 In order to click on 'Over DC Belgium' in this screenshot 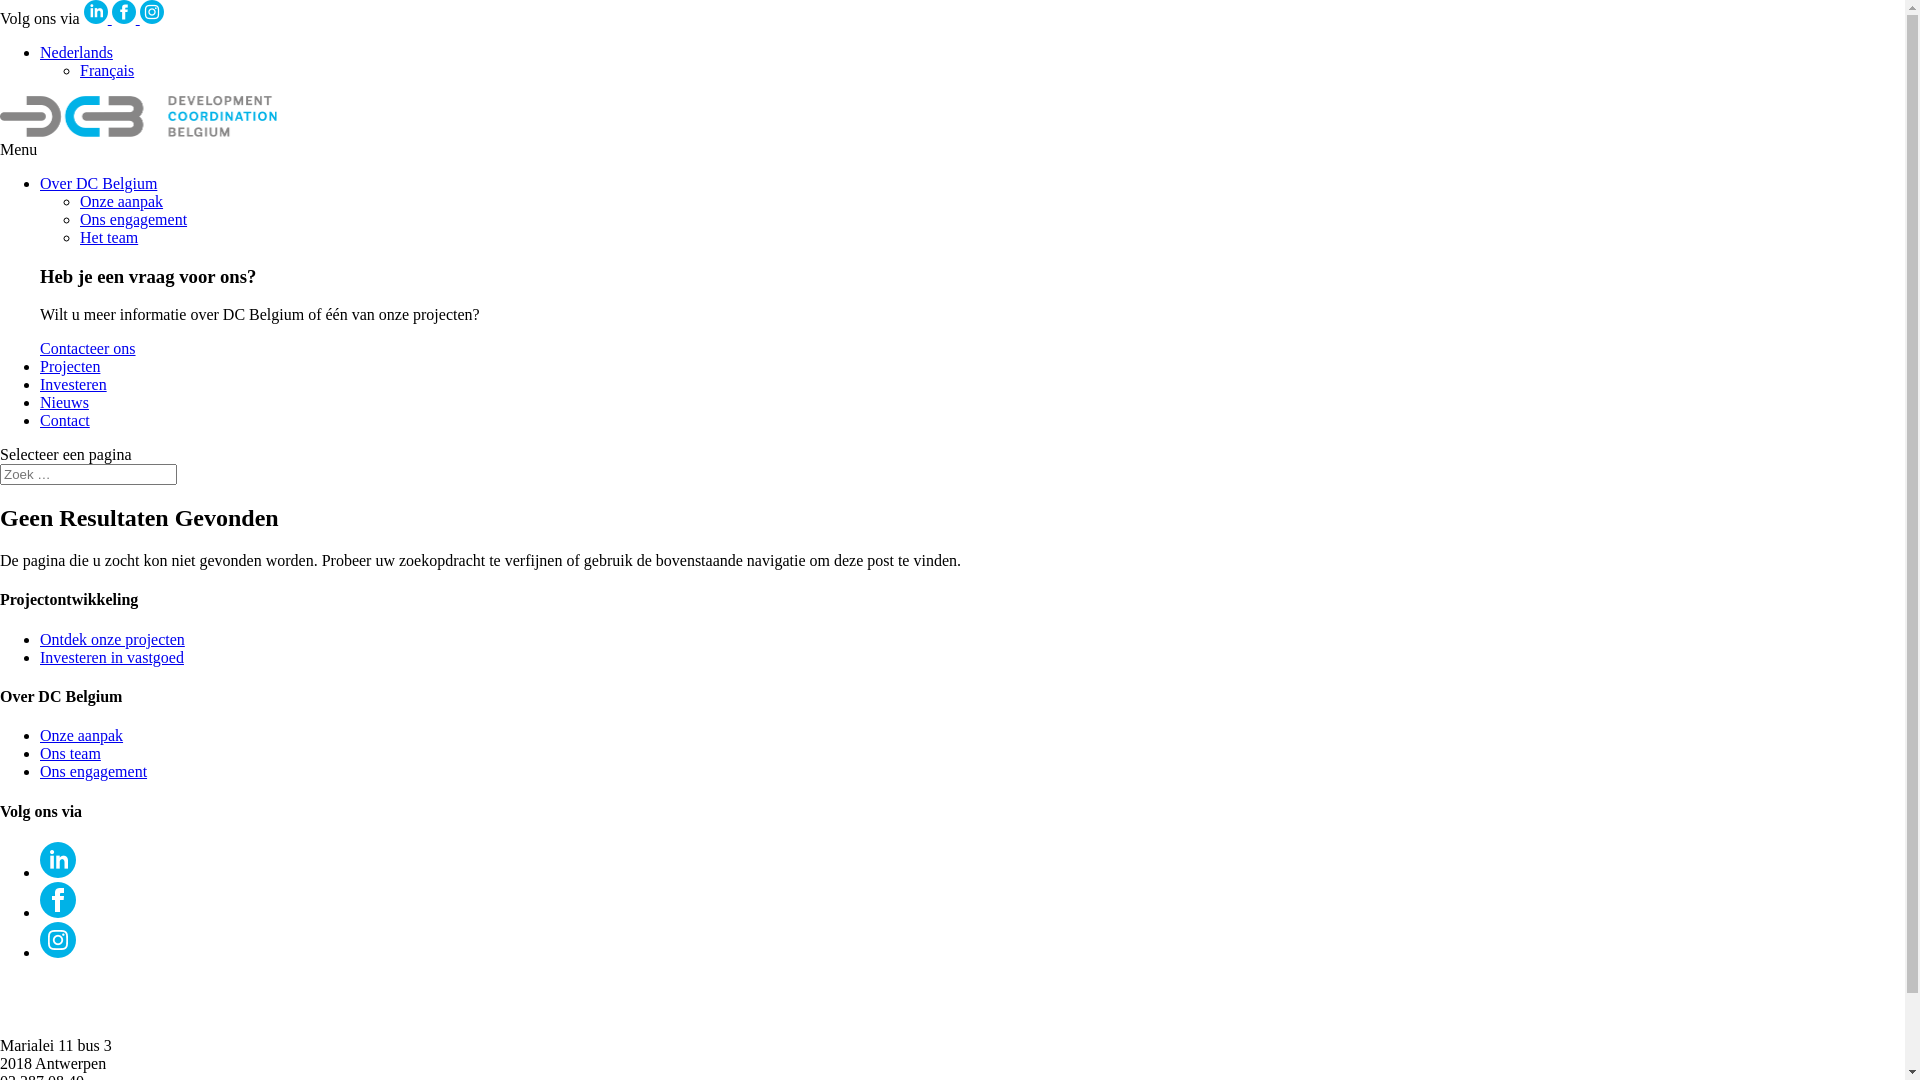, I will do `click(97, 183)`.